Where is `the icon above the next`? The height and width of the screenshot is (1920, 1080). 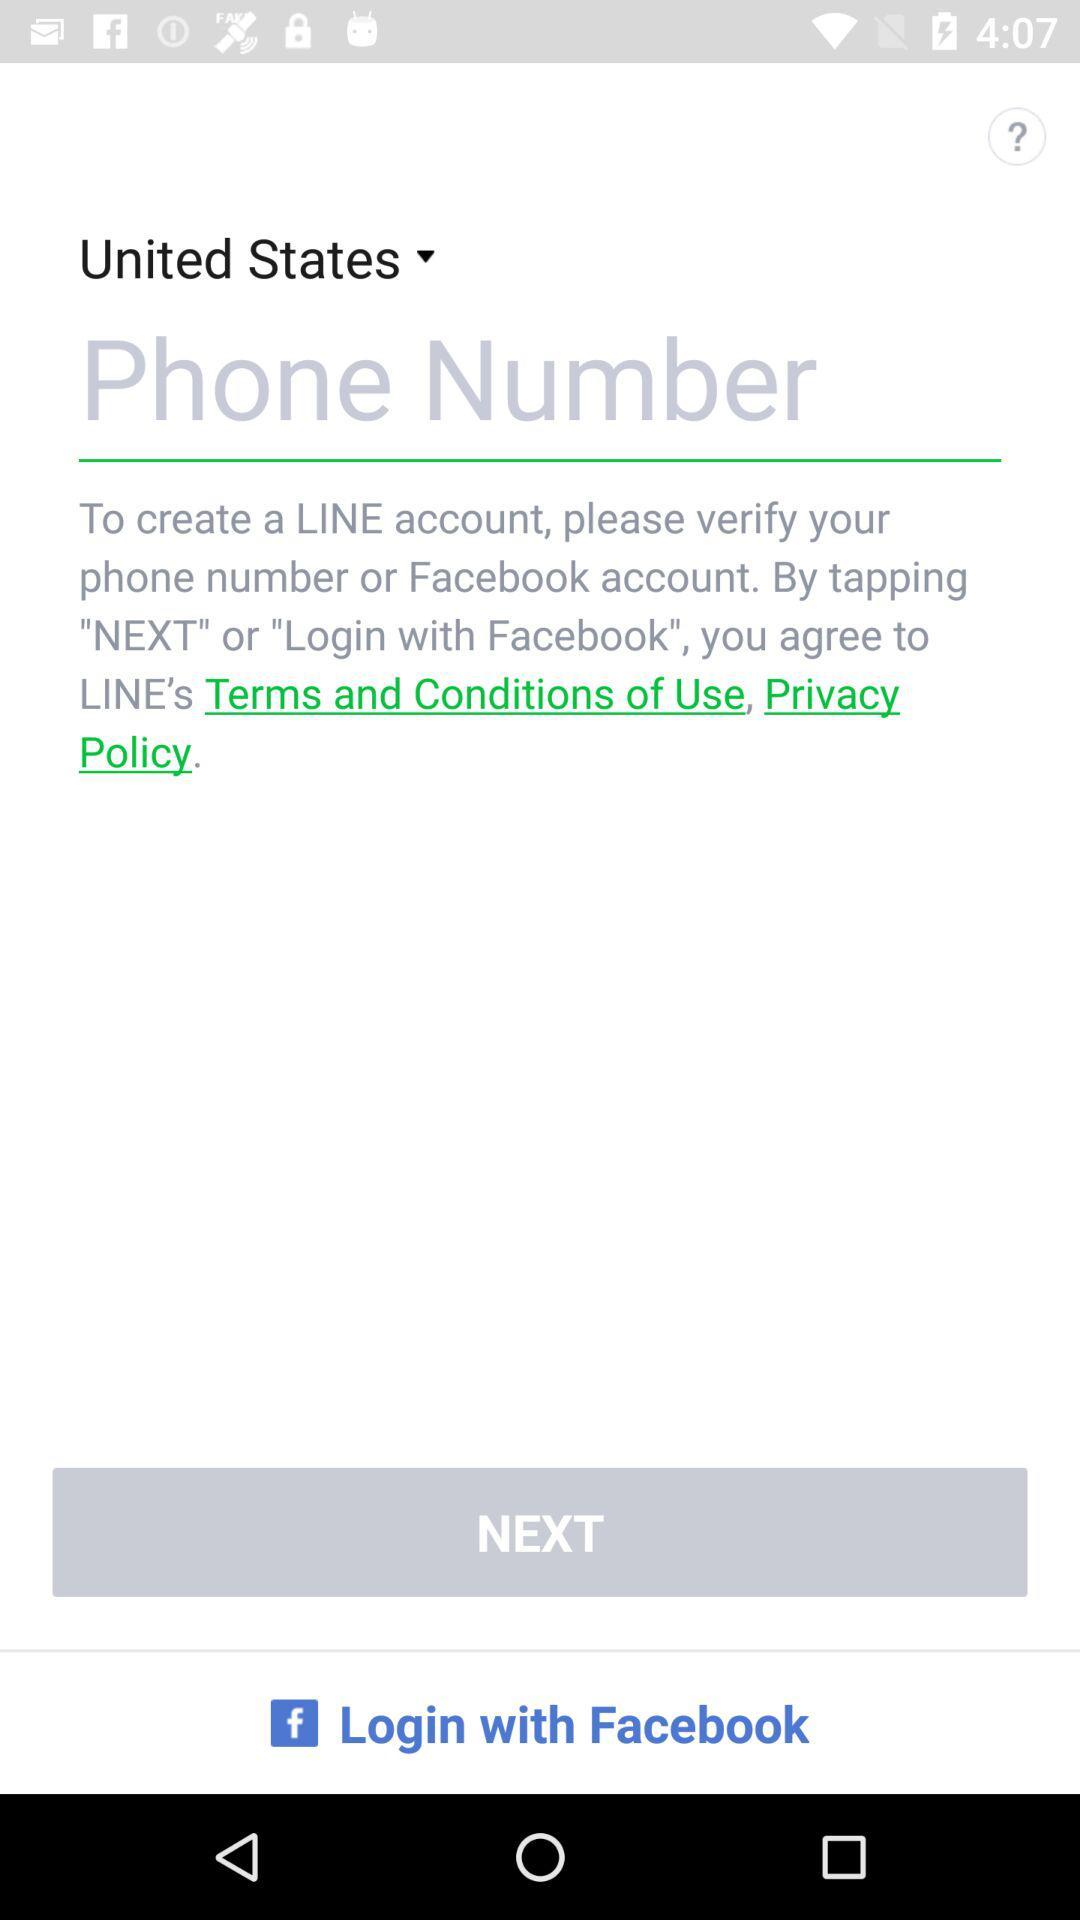 the icon above the next is located at coordinates (540, 632).